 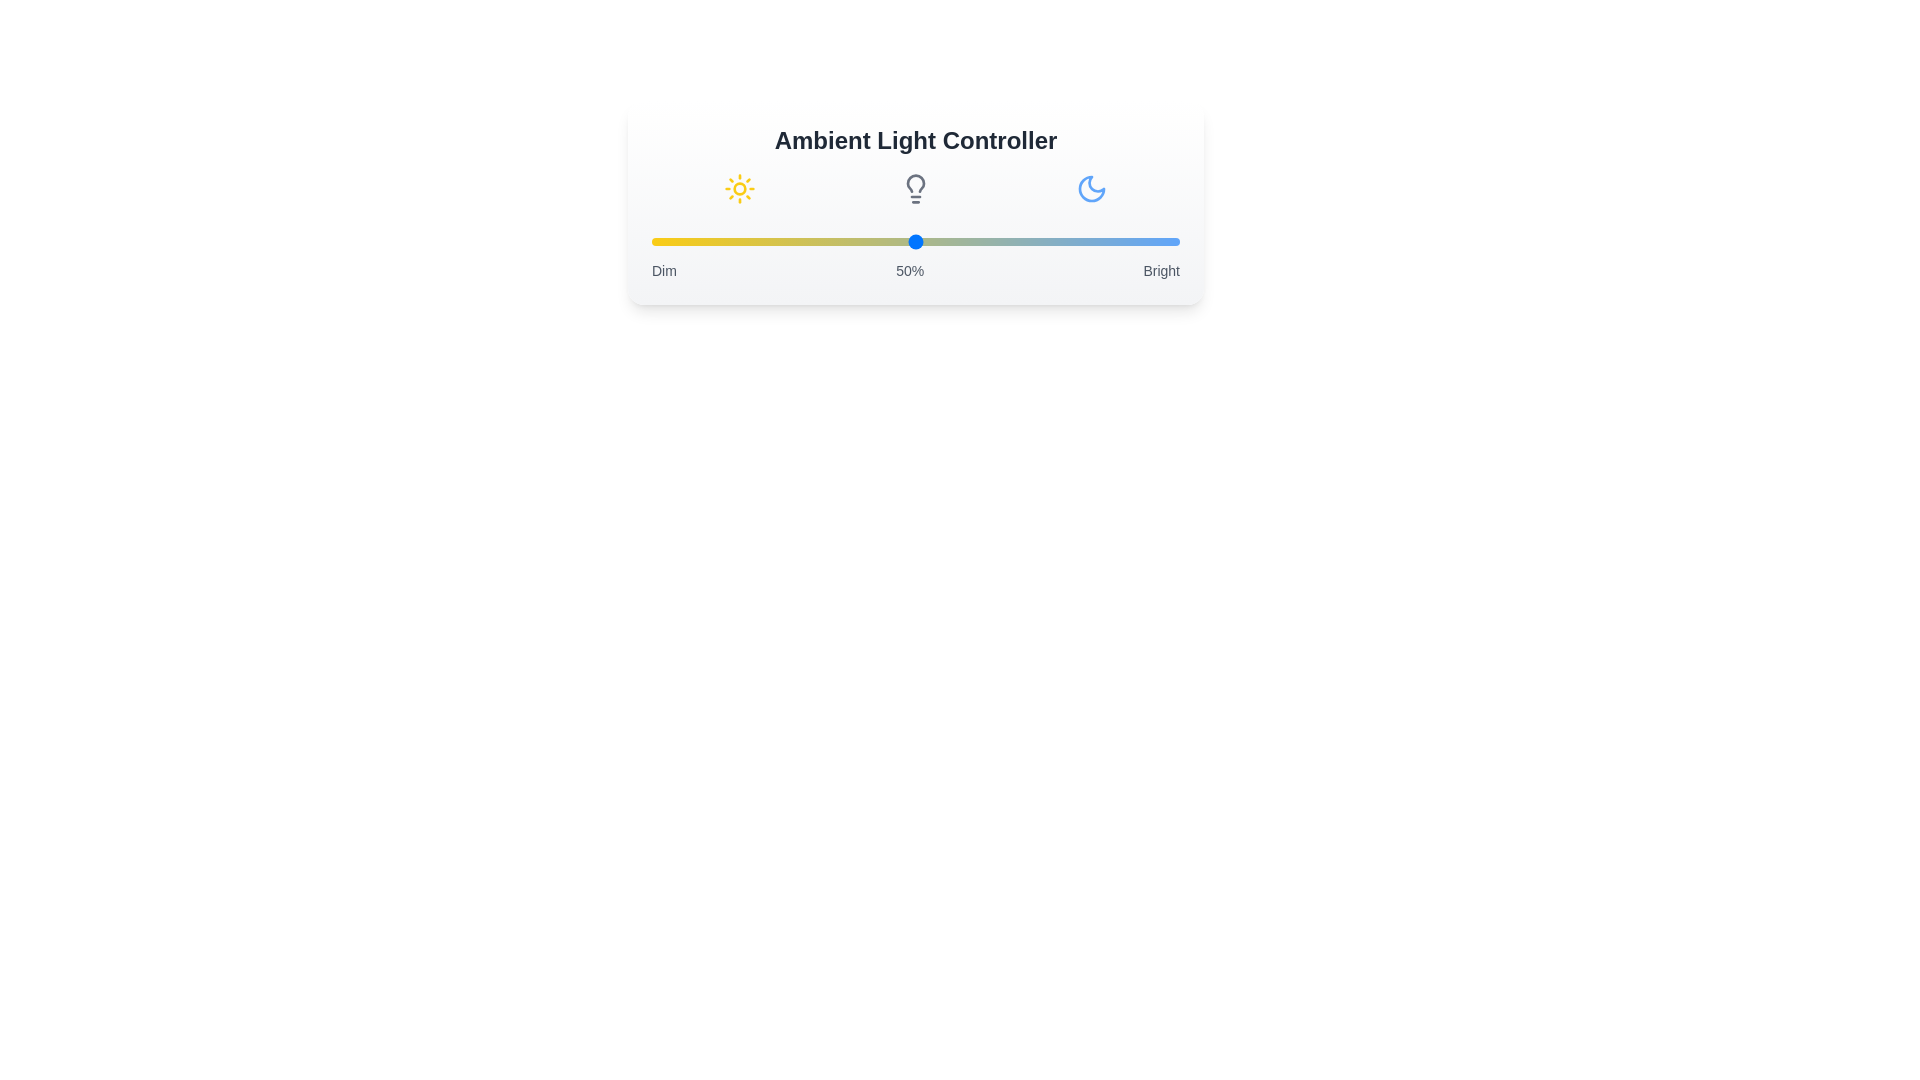 What do you see at coordinates (1089, 241) in the screenshot?
I see `the light intensity to 83% by moving the slider` at bounding box center [1089, 241].